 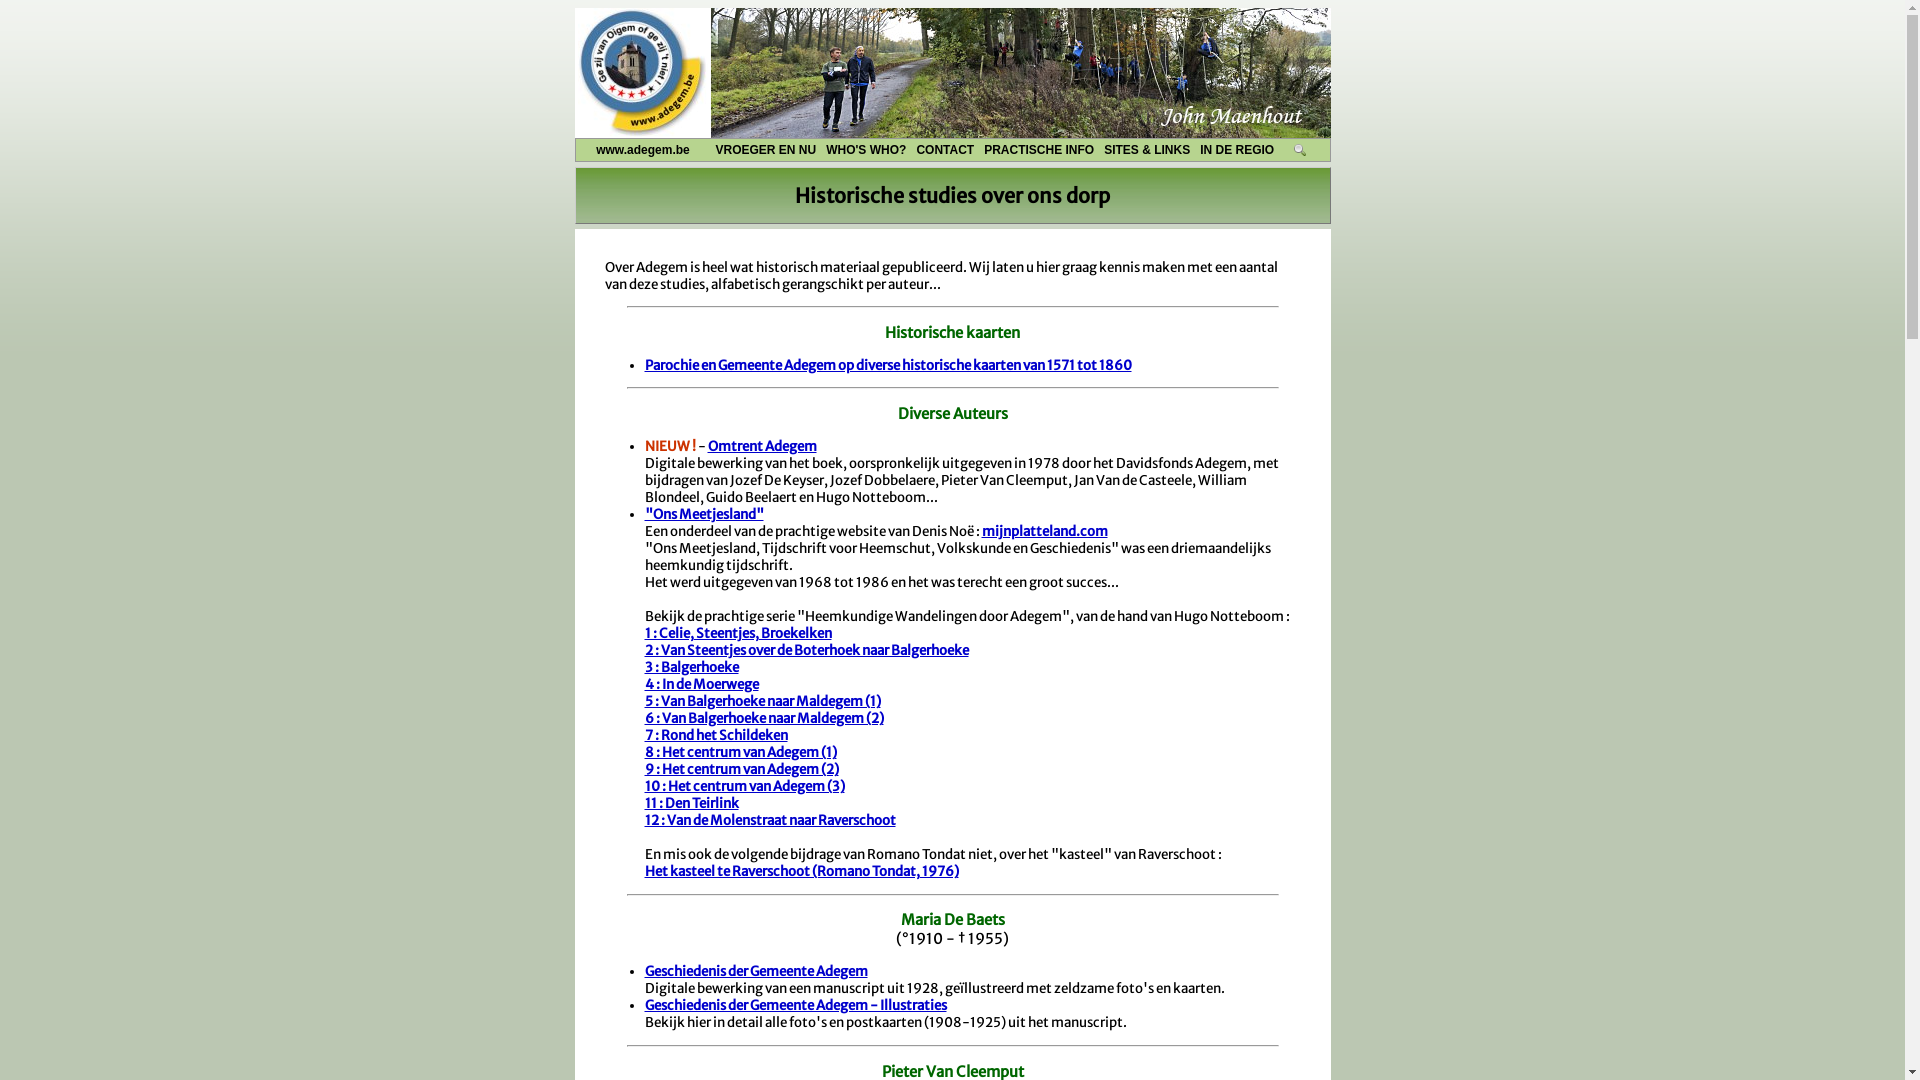 What do you see at coordinates (1147, 149) in the screenshot?
I see `'SITES & LINKS'` at bounding box center [1147, 149].